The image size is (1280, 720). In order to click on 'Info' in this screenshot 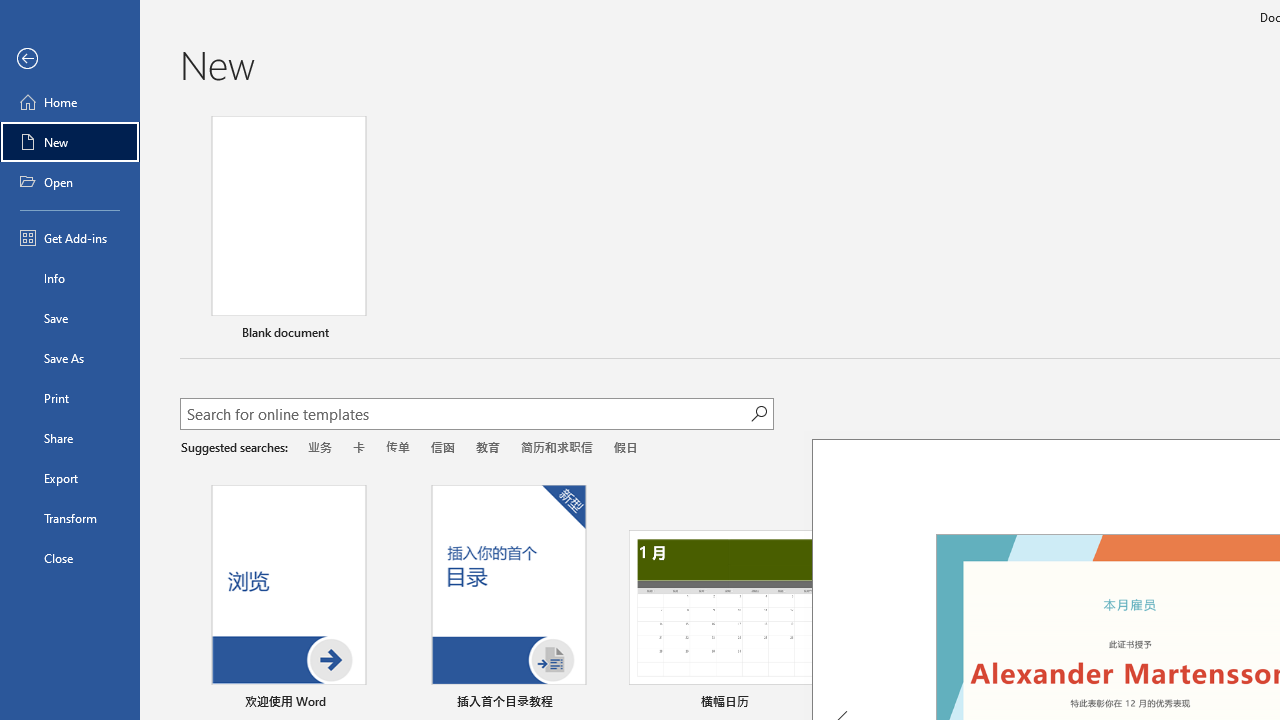, I will do `click(69, 277)`.